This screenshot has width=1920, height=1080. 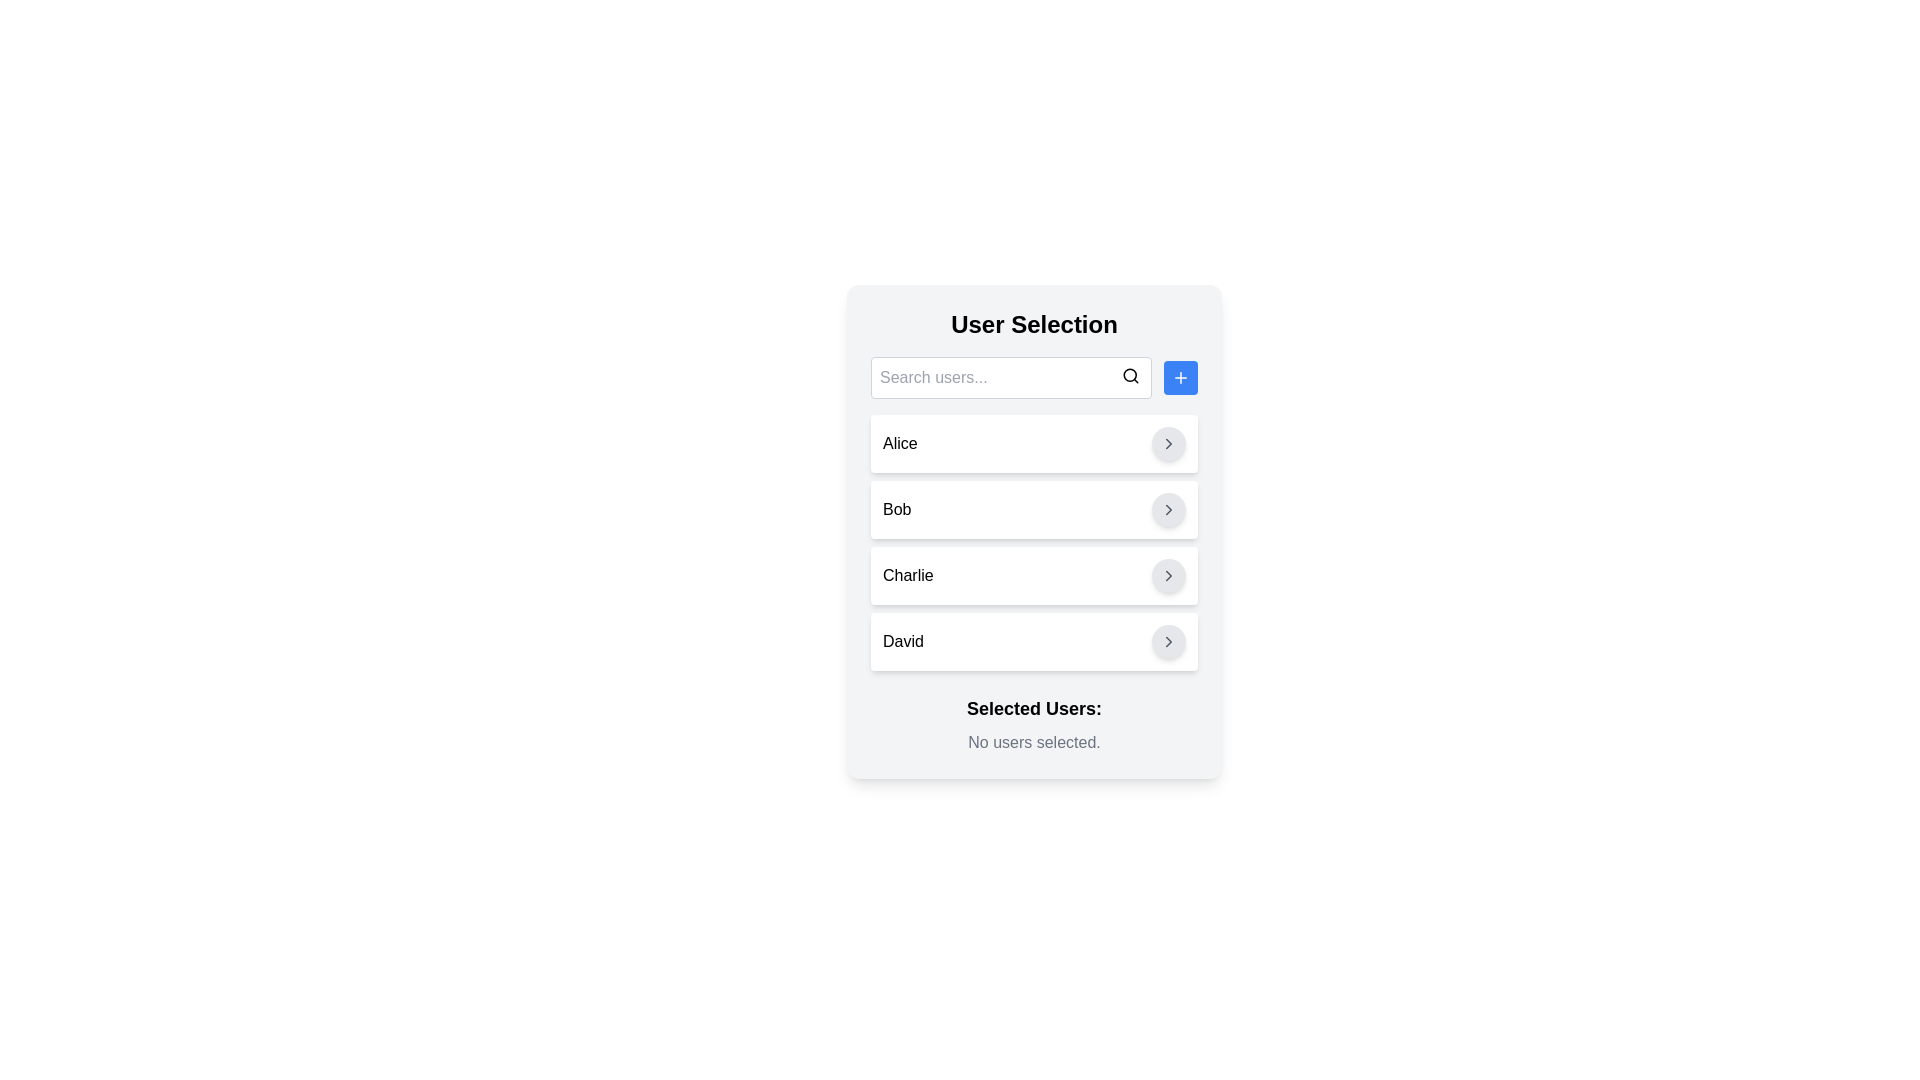 I want to click on the search icon located at the right end of the 'Search users...' input field to initiate a search action, so click(x=1131, y=375).